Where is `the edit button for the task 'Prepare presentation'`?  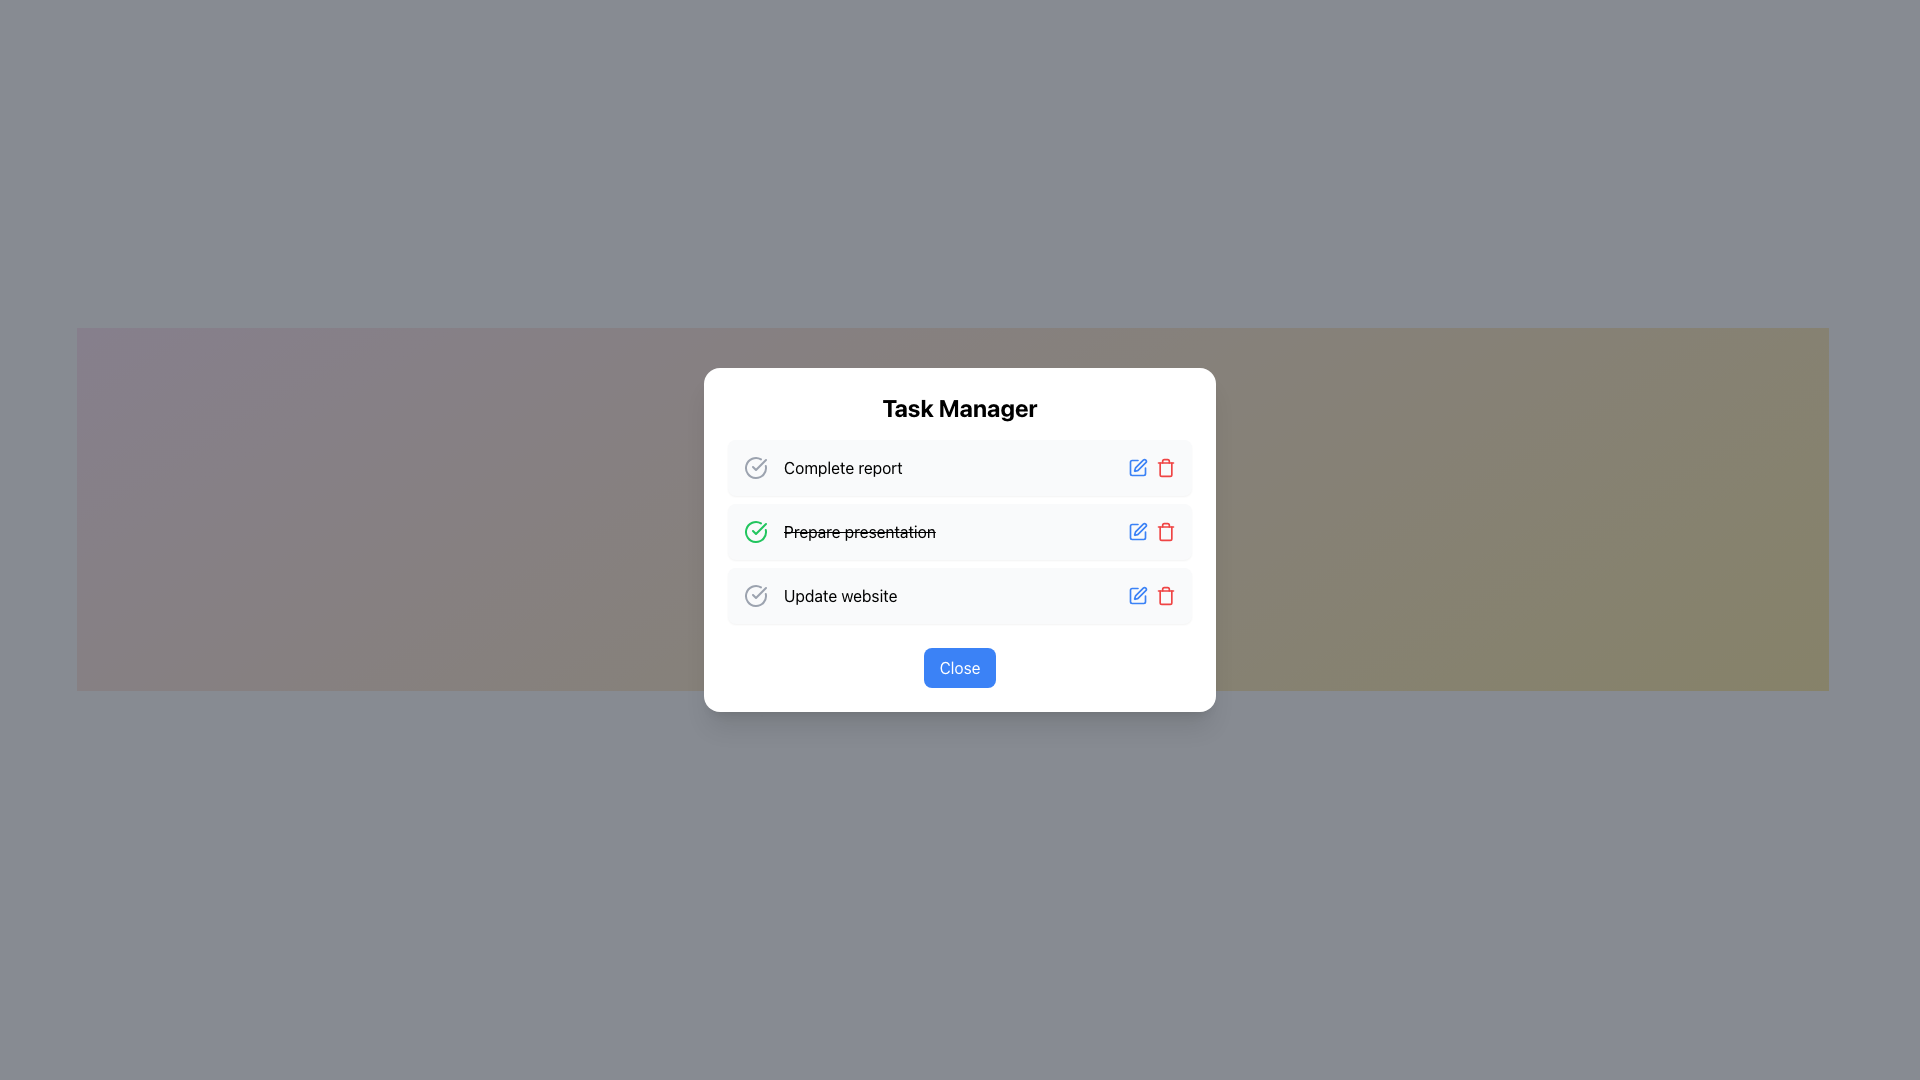 the edit button for the task 'Prepare presentation' is located at coordinates (1137, 531).